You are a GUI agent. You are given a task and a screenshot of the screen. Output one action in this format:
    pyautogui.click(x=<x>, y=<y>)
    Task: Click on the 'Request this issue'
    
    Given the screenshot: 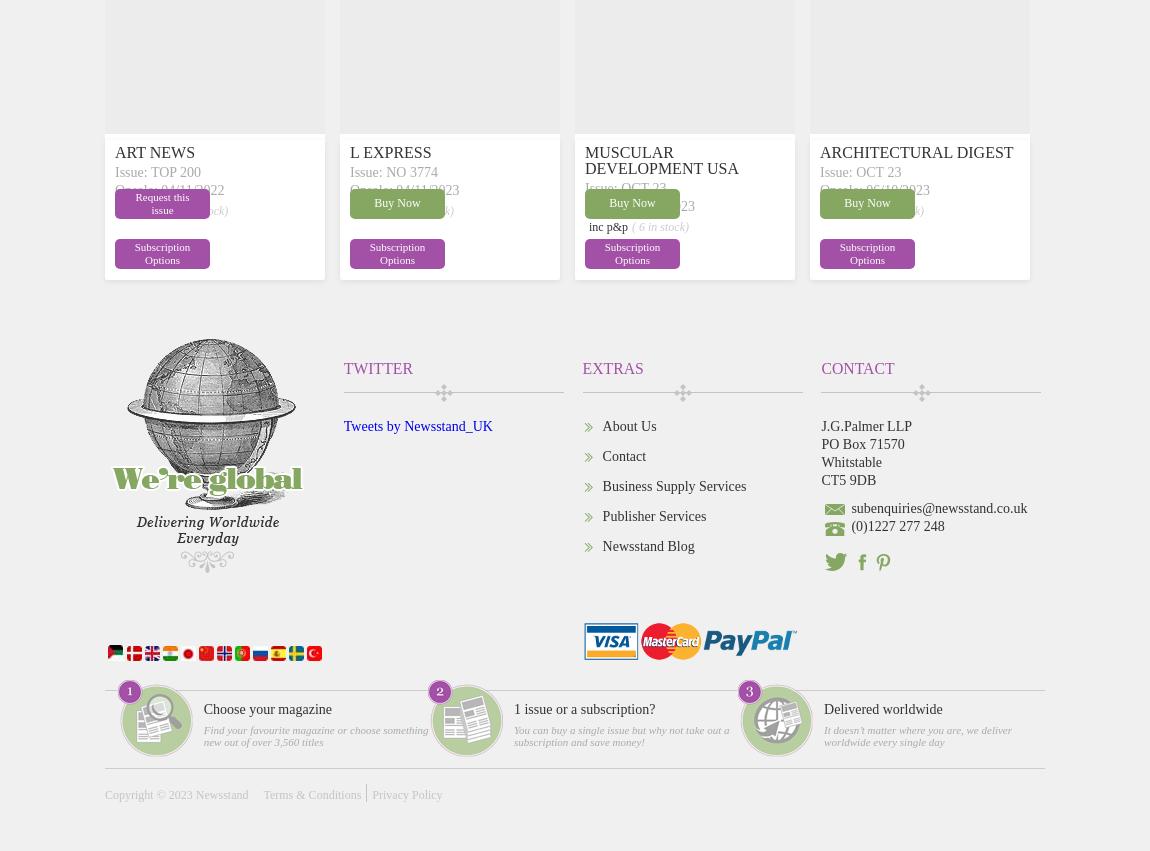 What is the action you would take?
    pyautogui.click(x=161, y=202)
    